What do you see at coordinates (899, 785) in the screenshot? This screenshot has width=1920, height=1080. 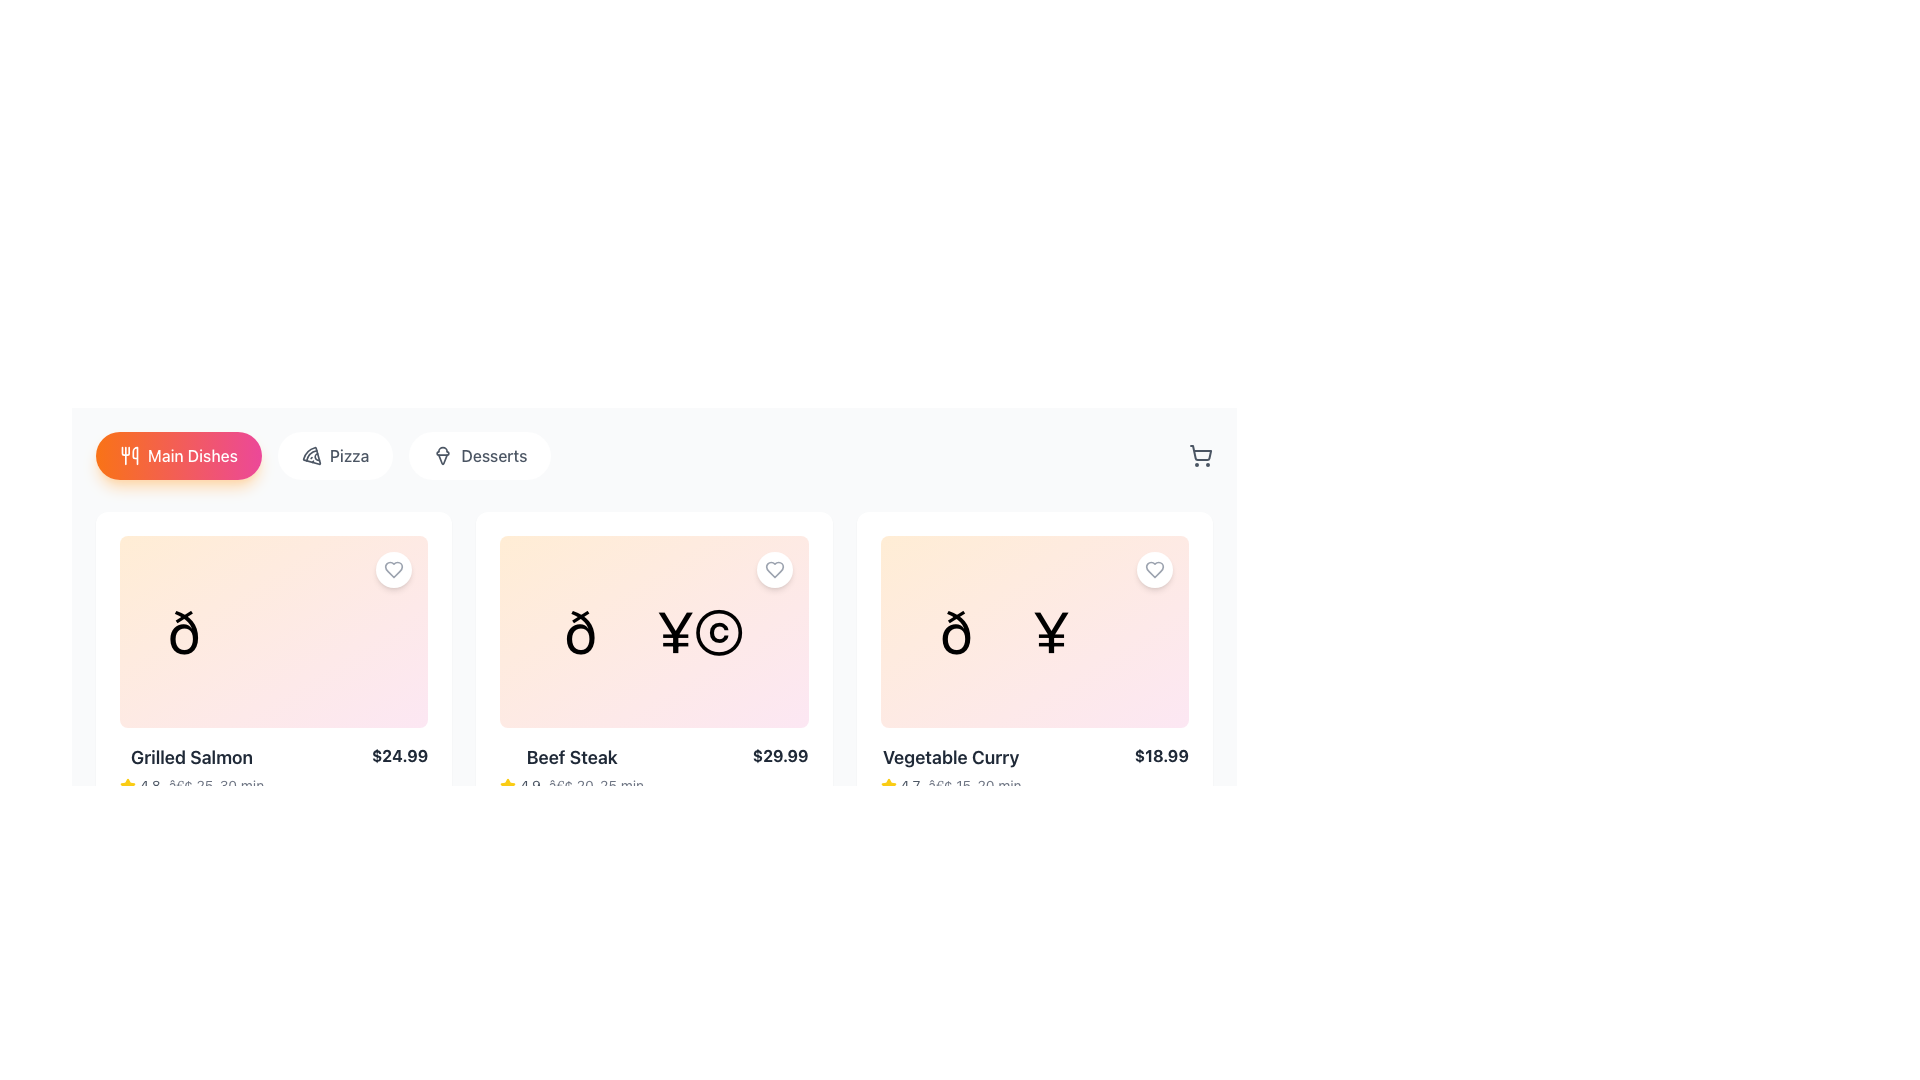 I see `the Rating indicator for the 'Vegetable Curry' item, which features a yellow star icon and the text '4.7' in dark gray, located in the bottom left corner of its card layout` at bounding box center [899, 785].